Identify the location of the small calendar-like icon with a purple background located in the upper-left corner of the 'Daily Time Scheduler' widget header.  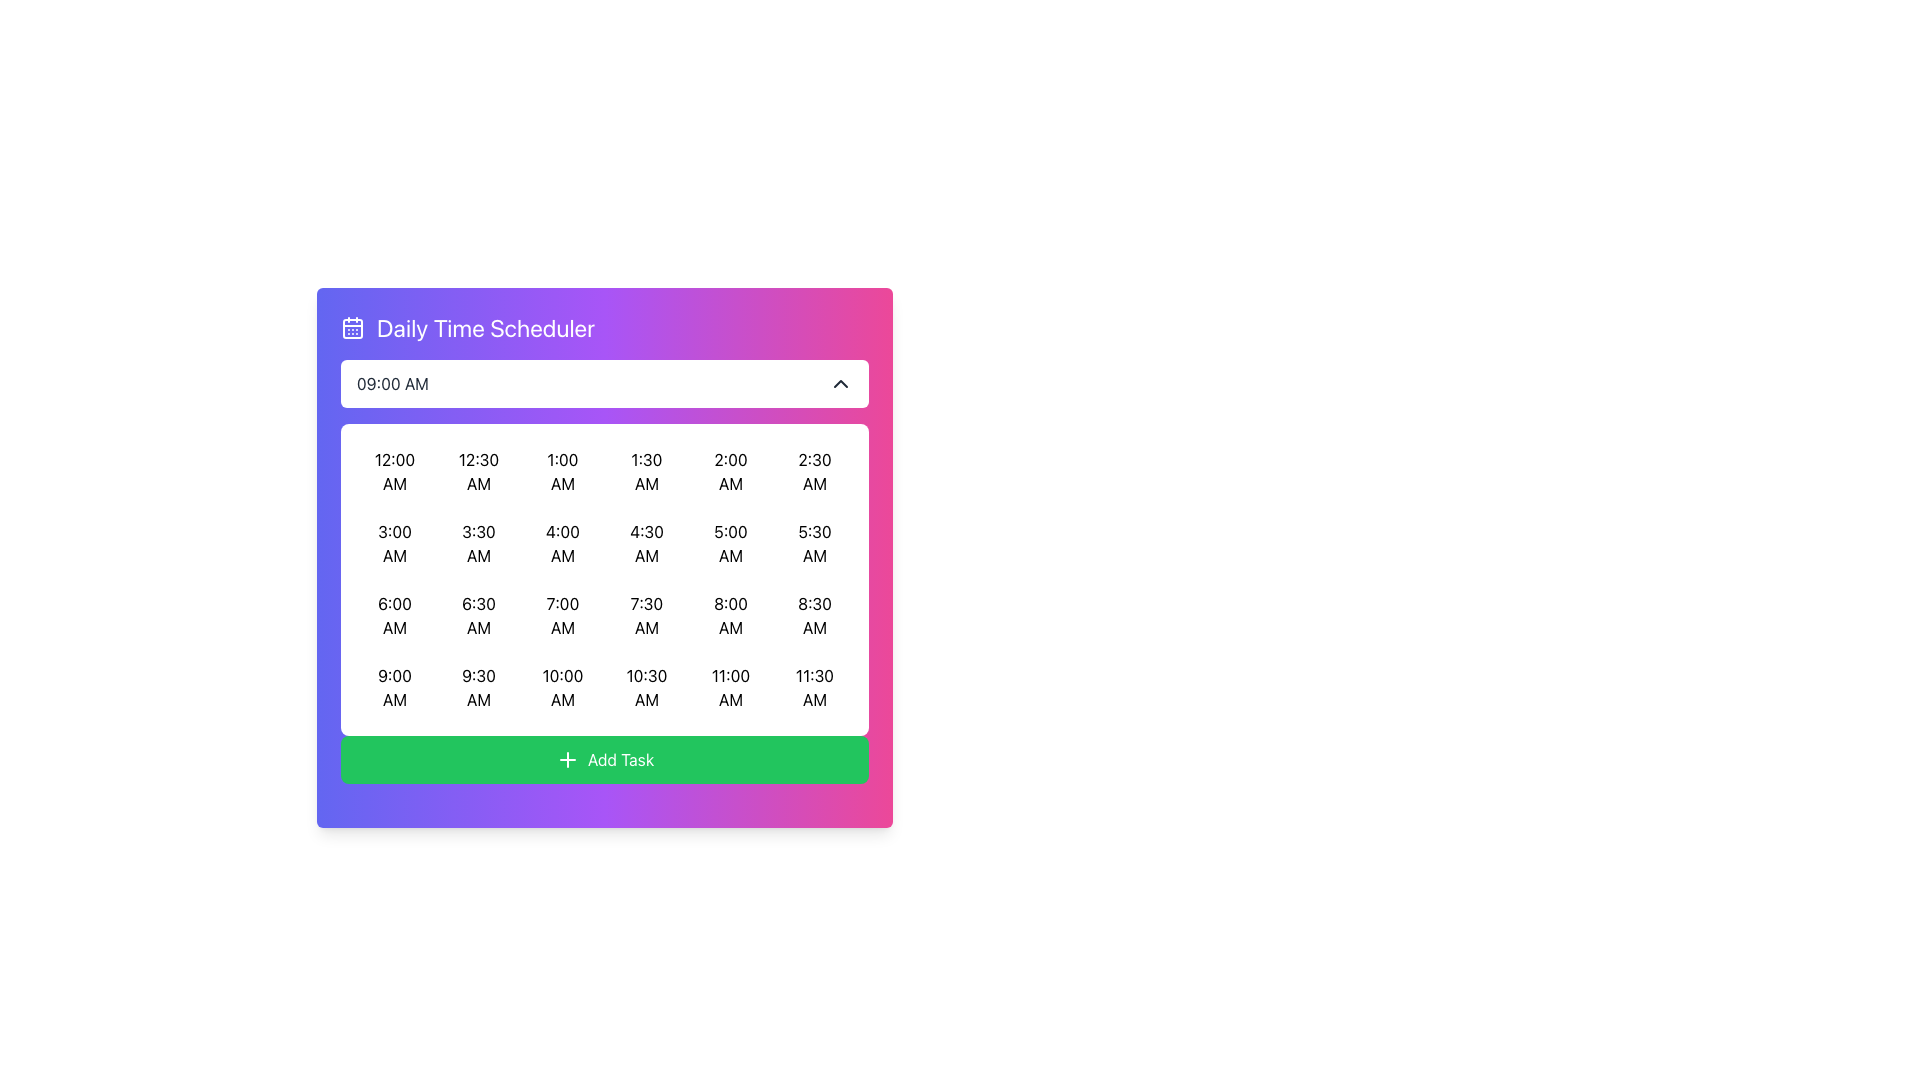
(353, 327).